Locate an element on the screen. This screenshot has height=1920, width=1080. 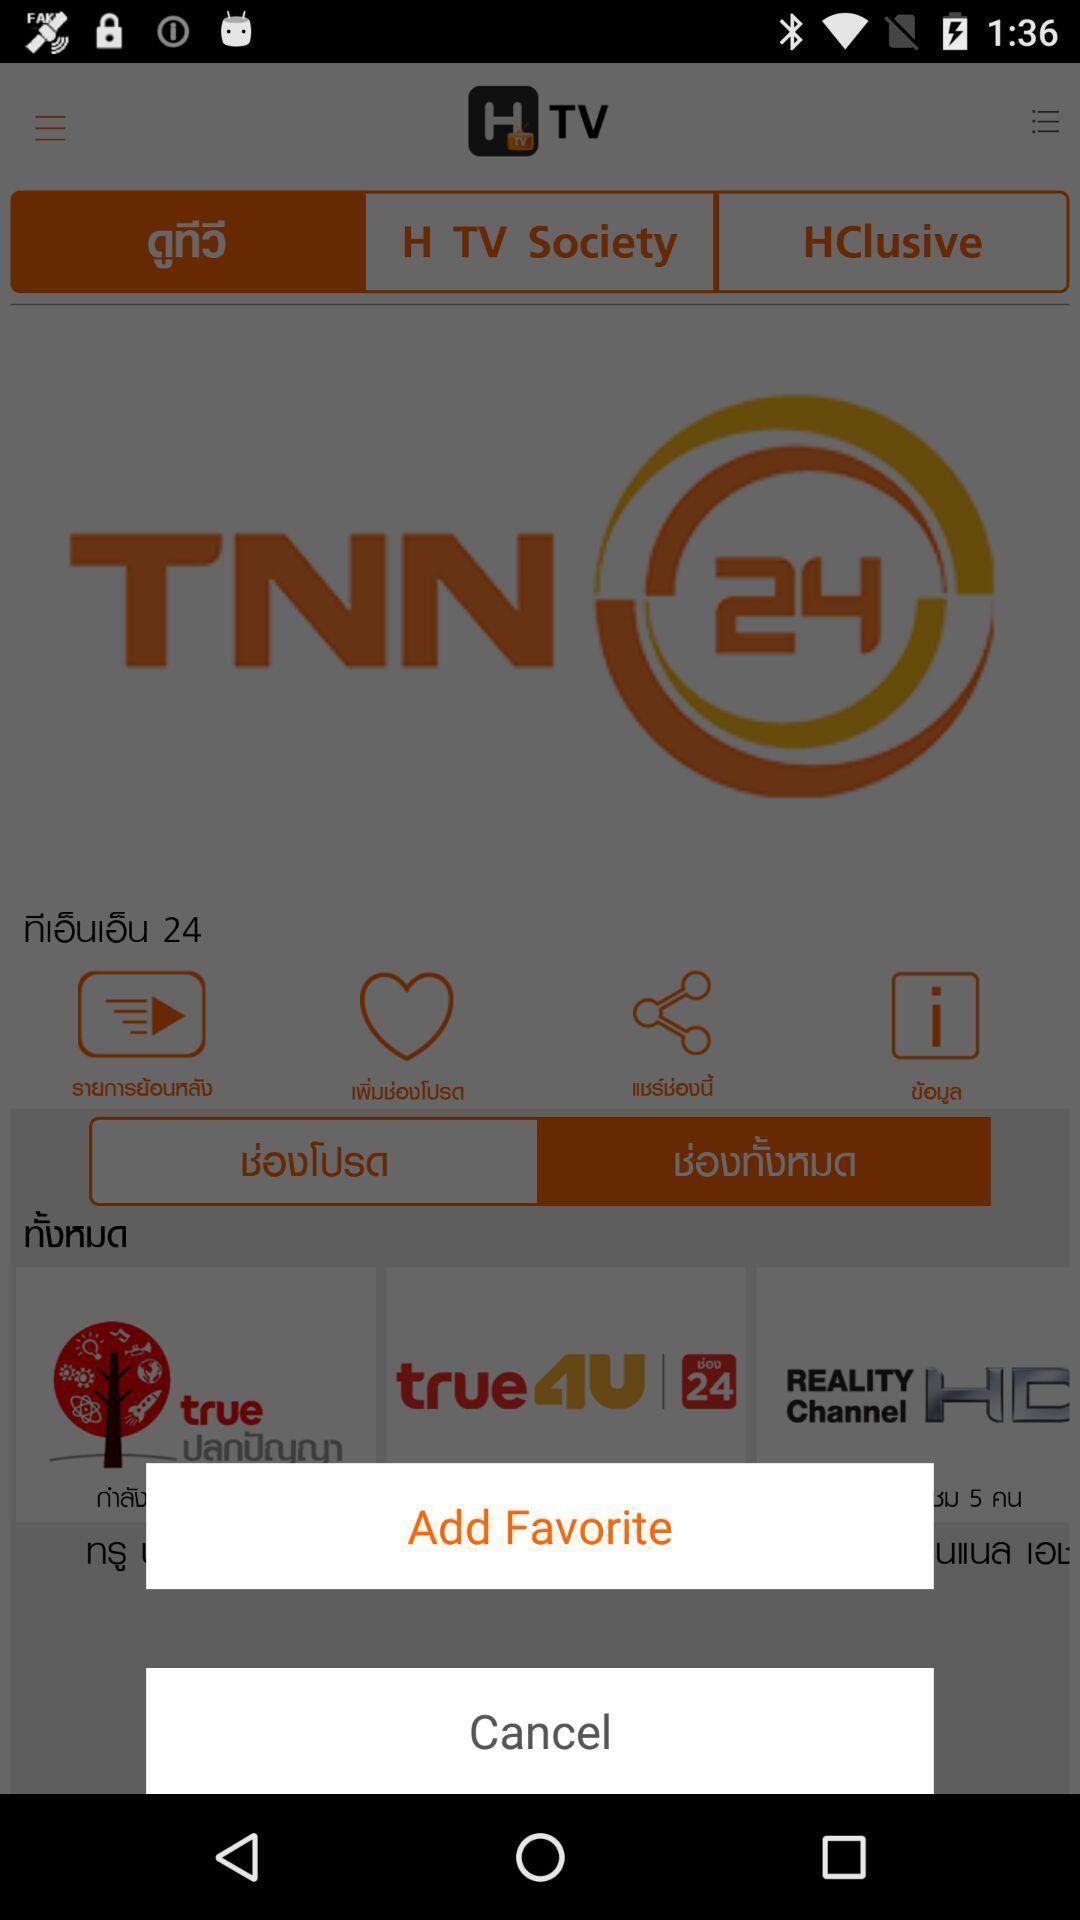
the cancel button is located at coordinates (540, 1730).